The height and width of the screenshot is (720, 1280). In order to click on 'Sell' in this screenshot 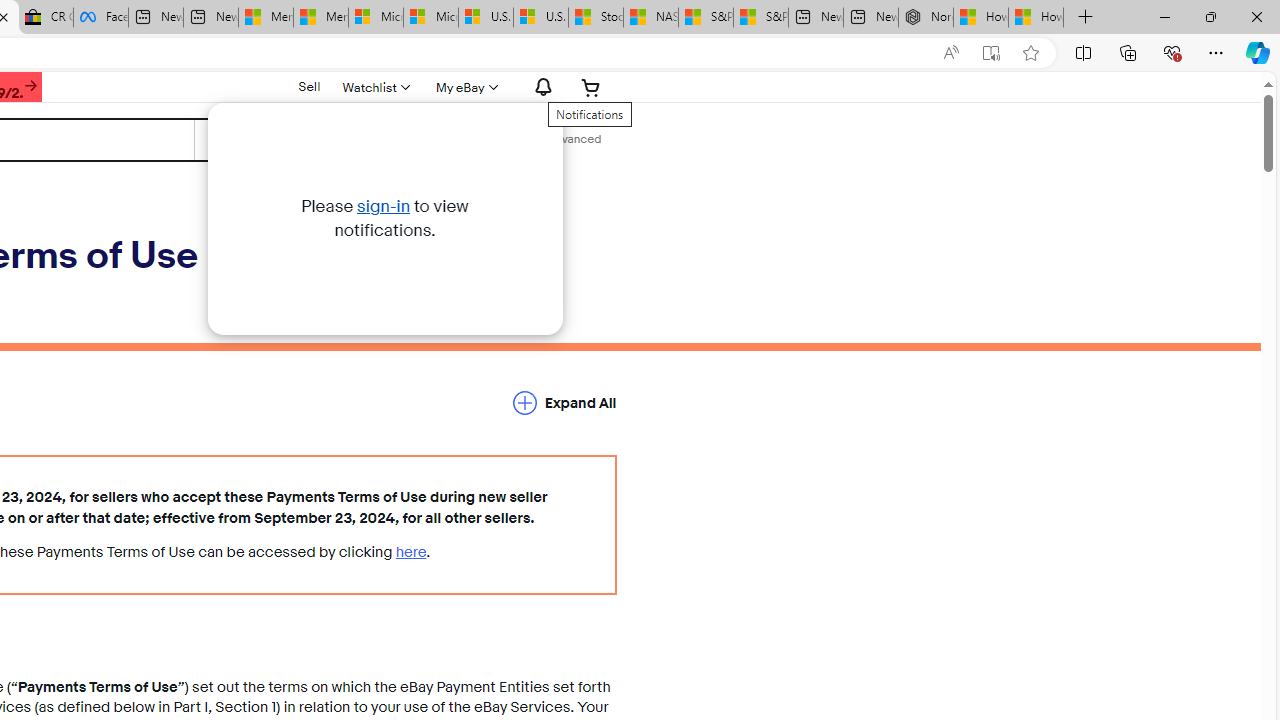, I will do `click(308, 85)`.